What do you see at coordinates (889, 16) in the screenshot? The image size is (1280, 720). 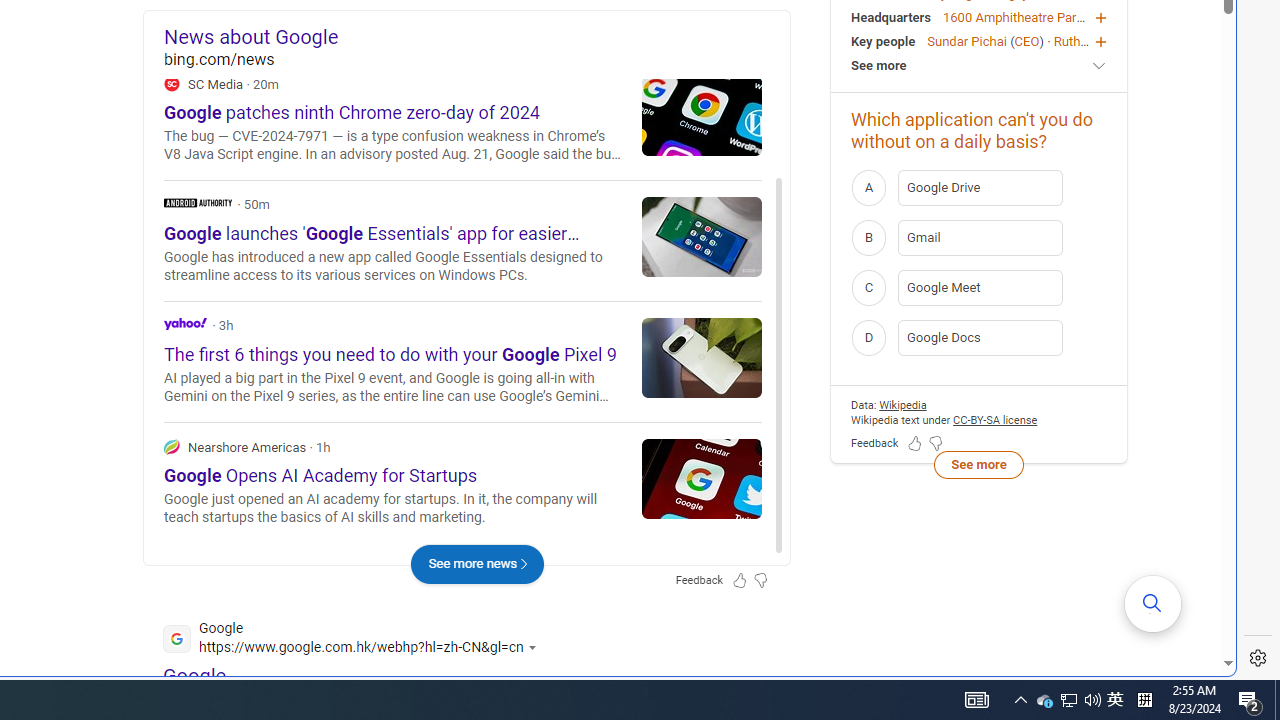 I see `'Headquarters'` at bounding box center [889, 16].